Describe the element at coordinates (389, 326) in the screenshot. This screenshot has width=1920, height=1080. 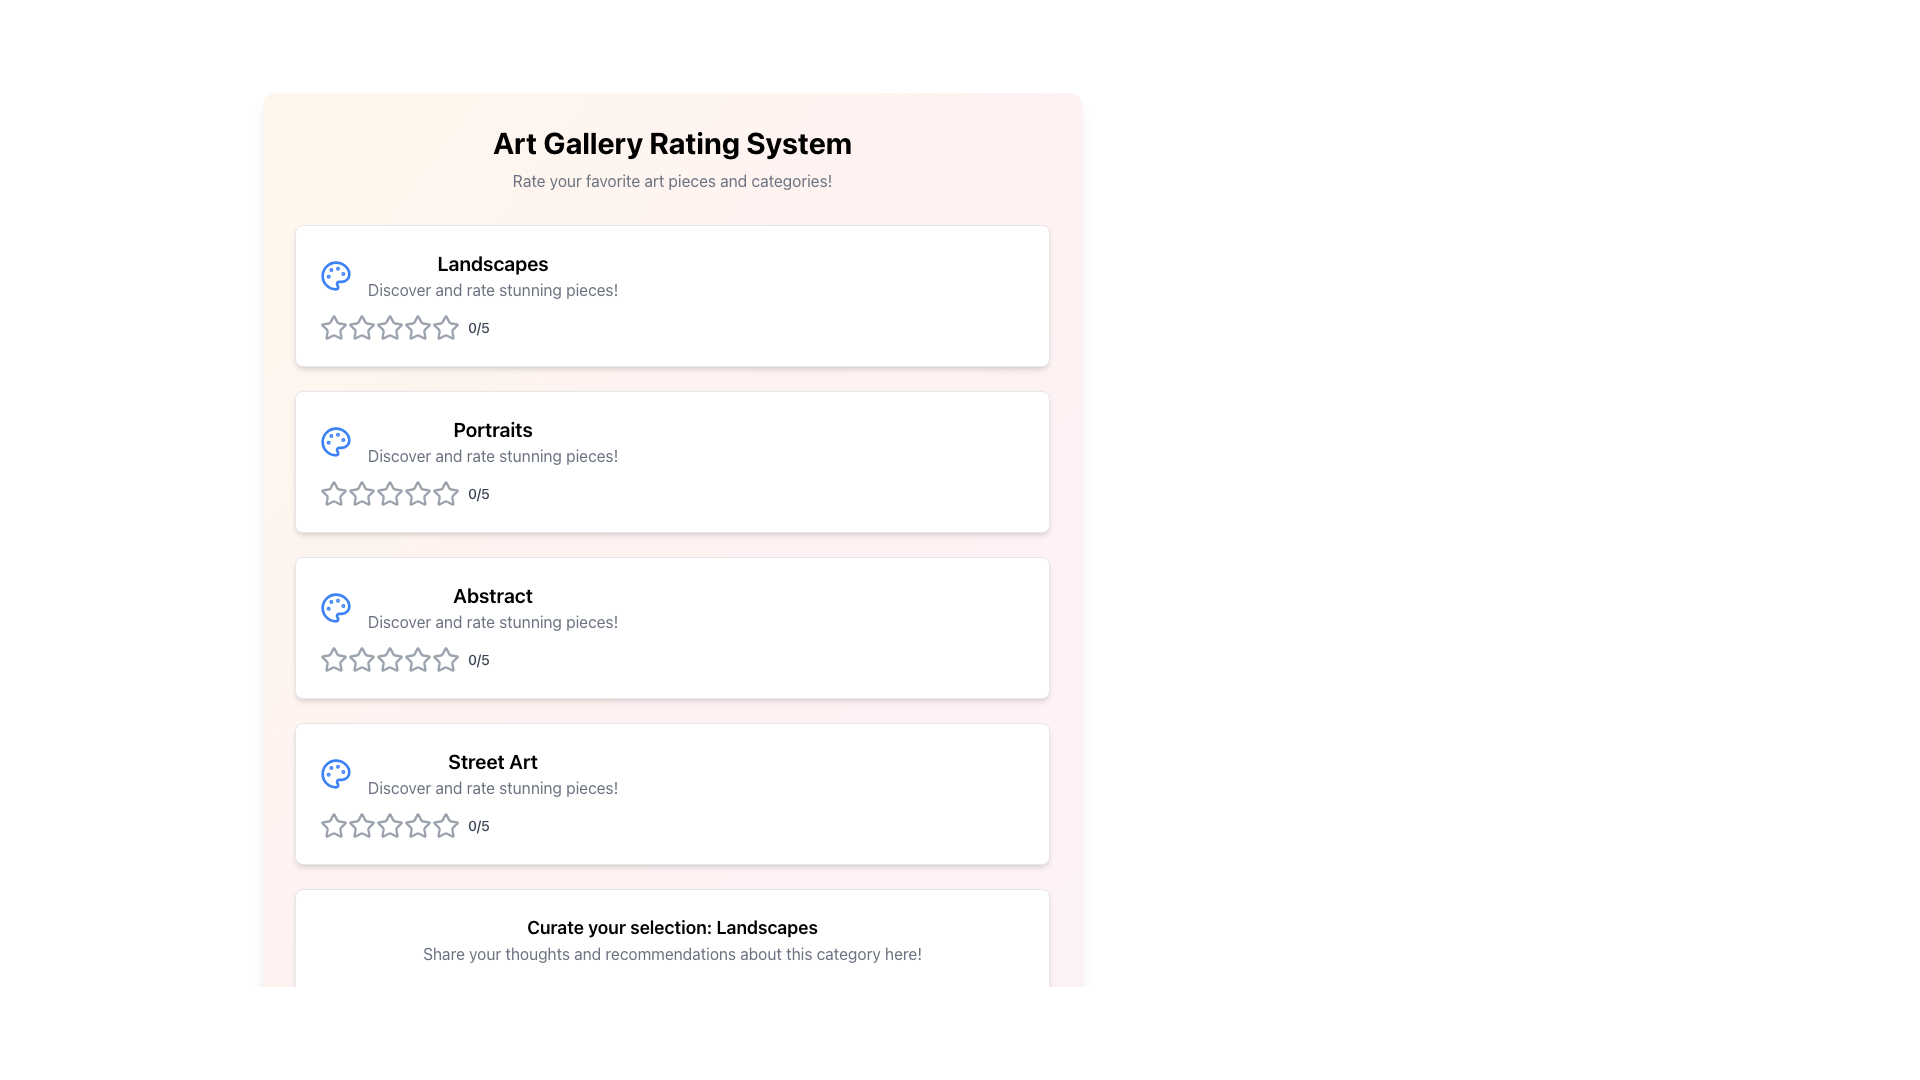
I see `the fourth star icon in the Landscapes rating section to indicate a specific rating level` at that location.